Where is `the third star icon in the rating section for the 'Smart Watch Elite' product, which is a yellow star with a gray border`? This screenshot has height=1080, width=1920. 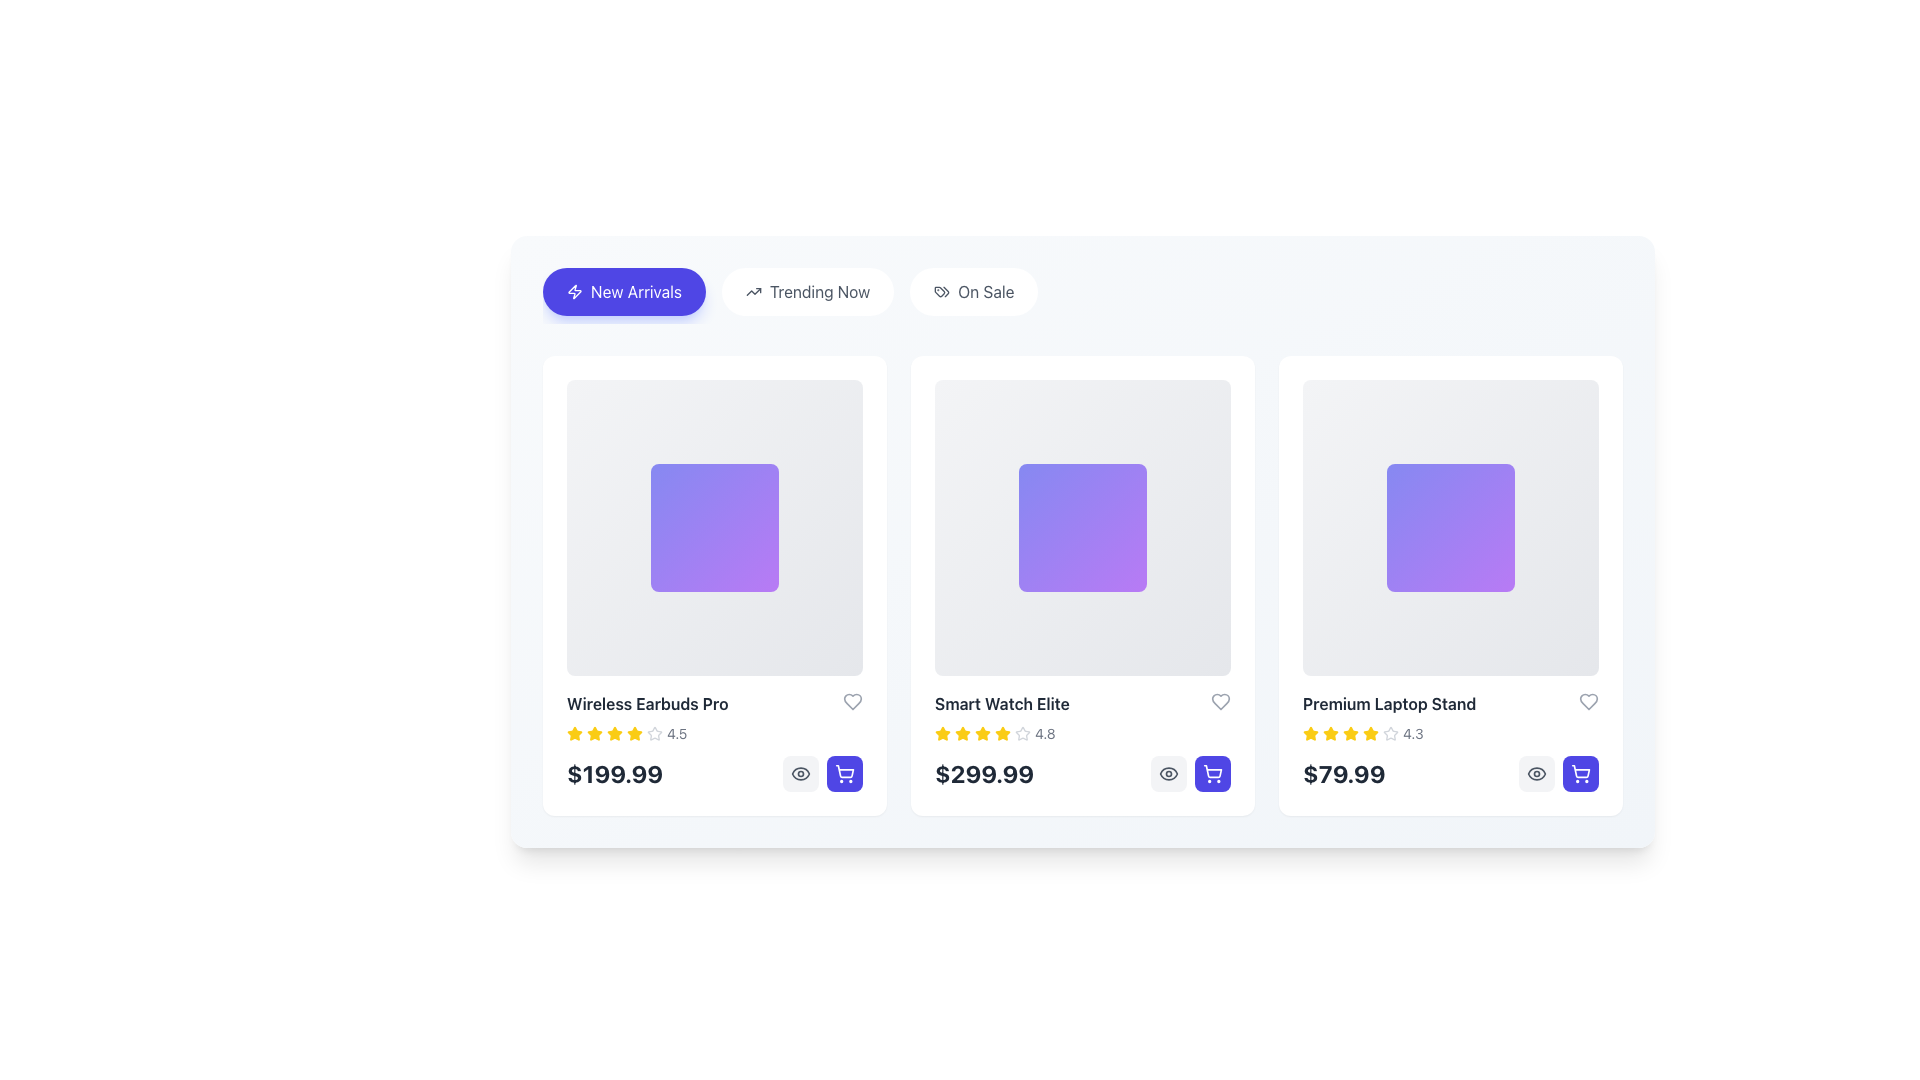 the third star icon in the rating section for the 'Smart Watch Elite' product, which is a yellow star with a gray border is located at coordinates (963, 733).